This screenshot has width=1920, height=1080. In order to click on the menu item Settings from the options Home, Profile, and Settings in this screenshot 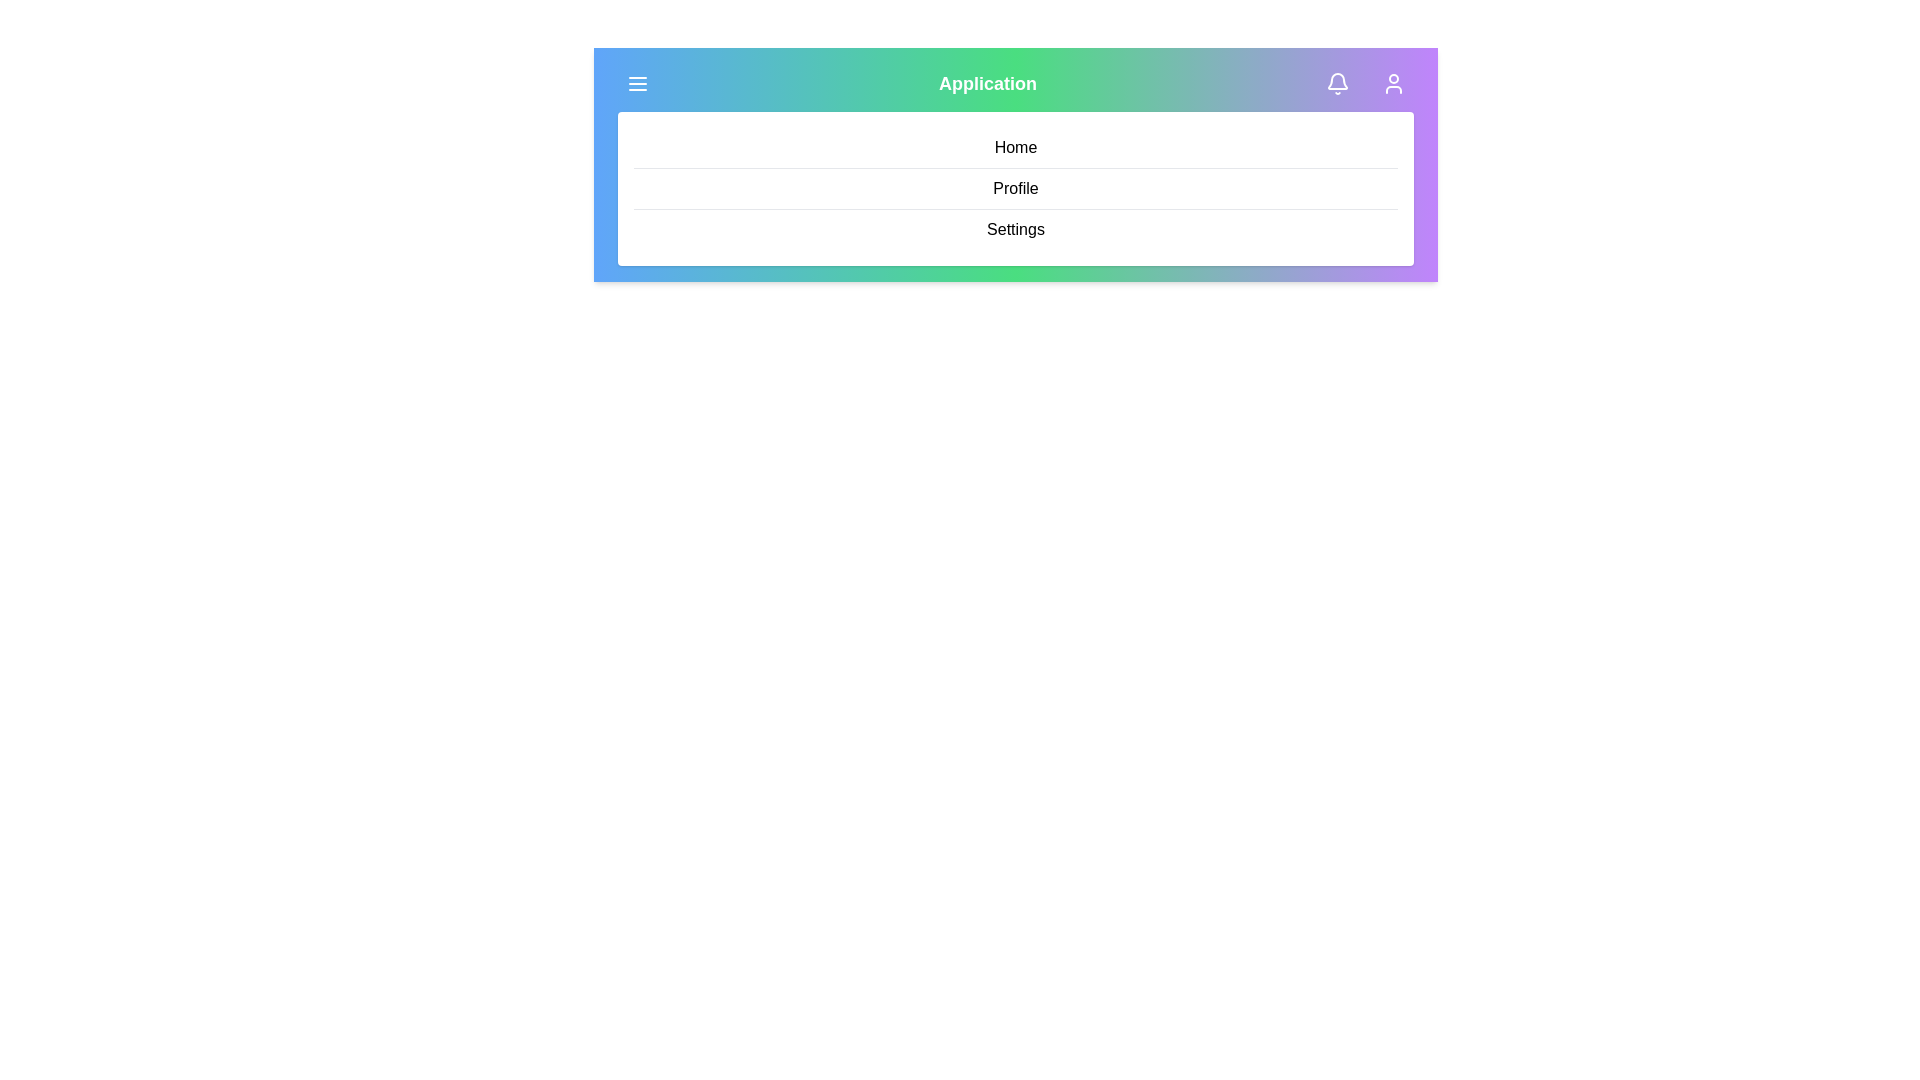, I will do `click(1016, 229)`.